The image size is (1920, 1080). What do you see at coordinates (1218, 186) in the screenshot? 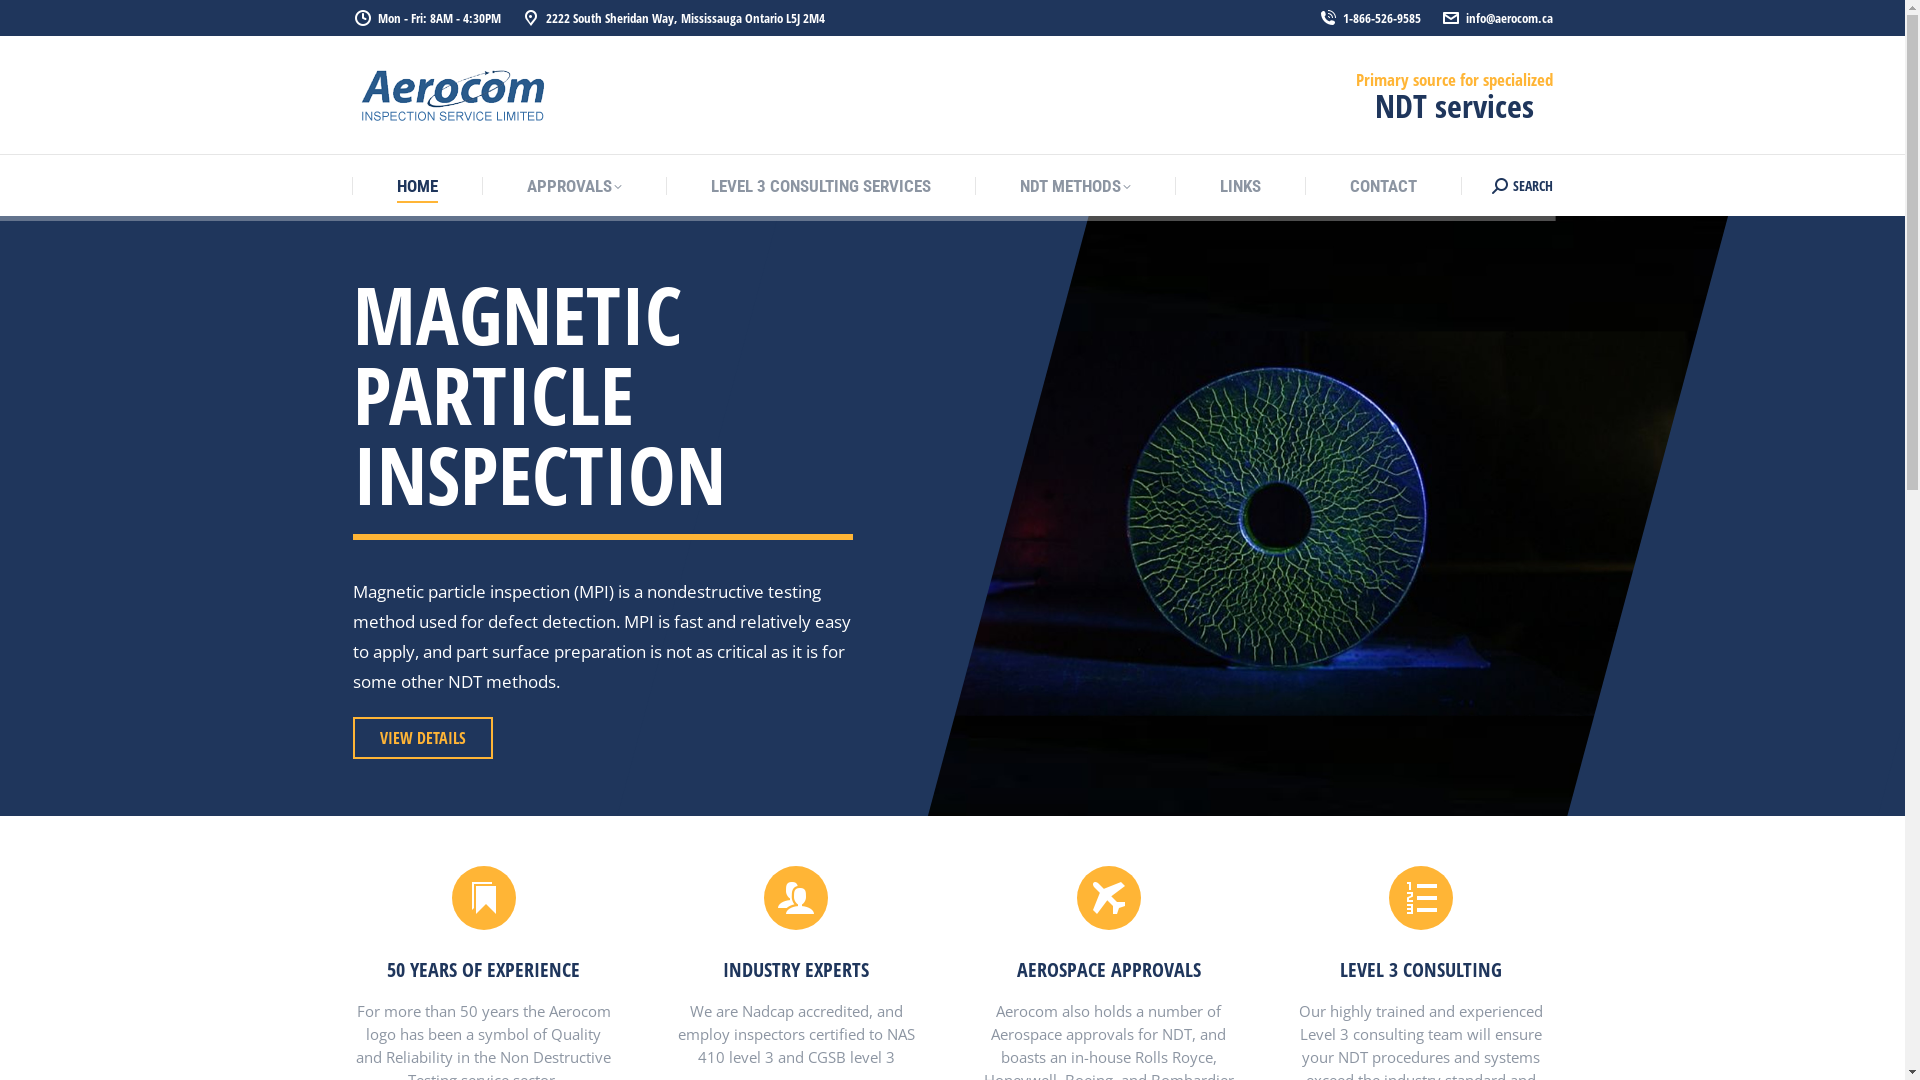
I see `'LINKS'` at bounding box center [1218, 186].